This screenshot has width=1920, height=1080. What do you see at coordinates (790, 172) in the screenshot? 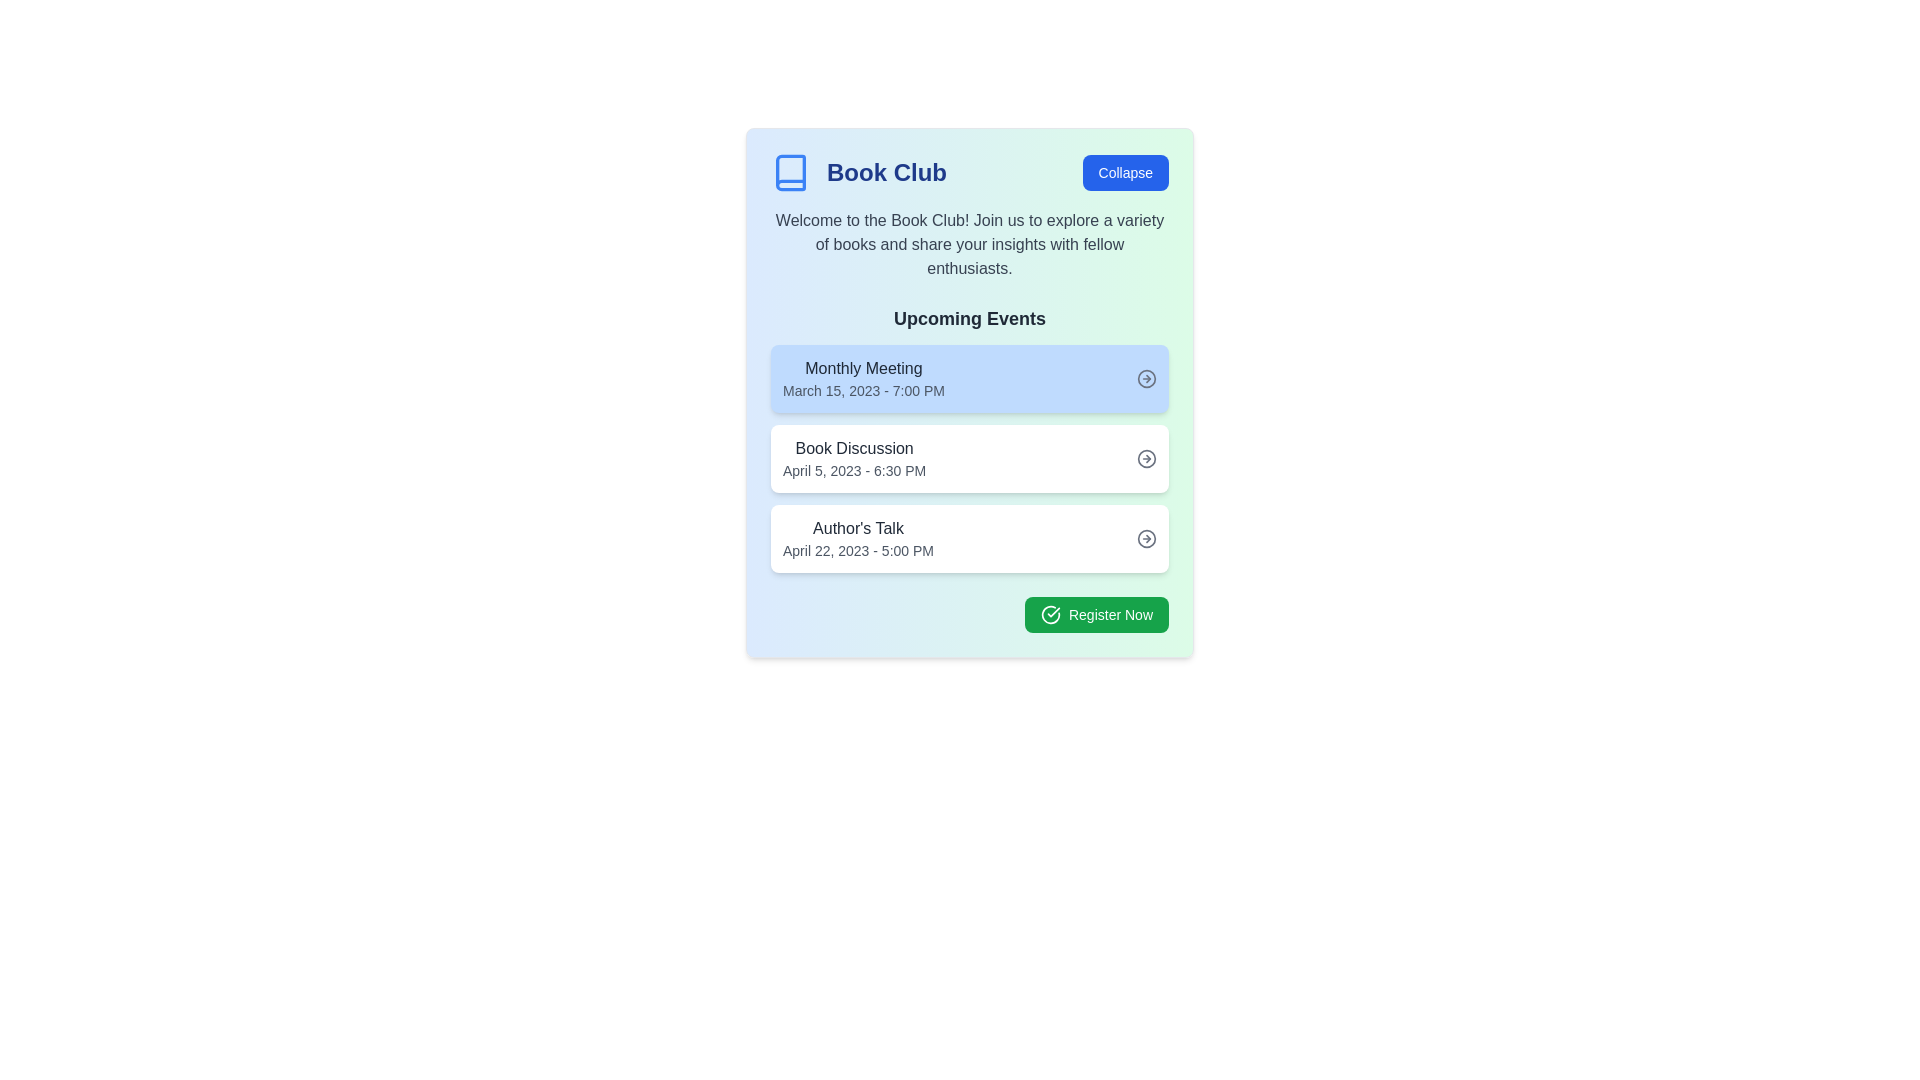
I see `the decorative book icon in the top-left corner of the 'Book Club' card interface` at bounding box center [790, 172].